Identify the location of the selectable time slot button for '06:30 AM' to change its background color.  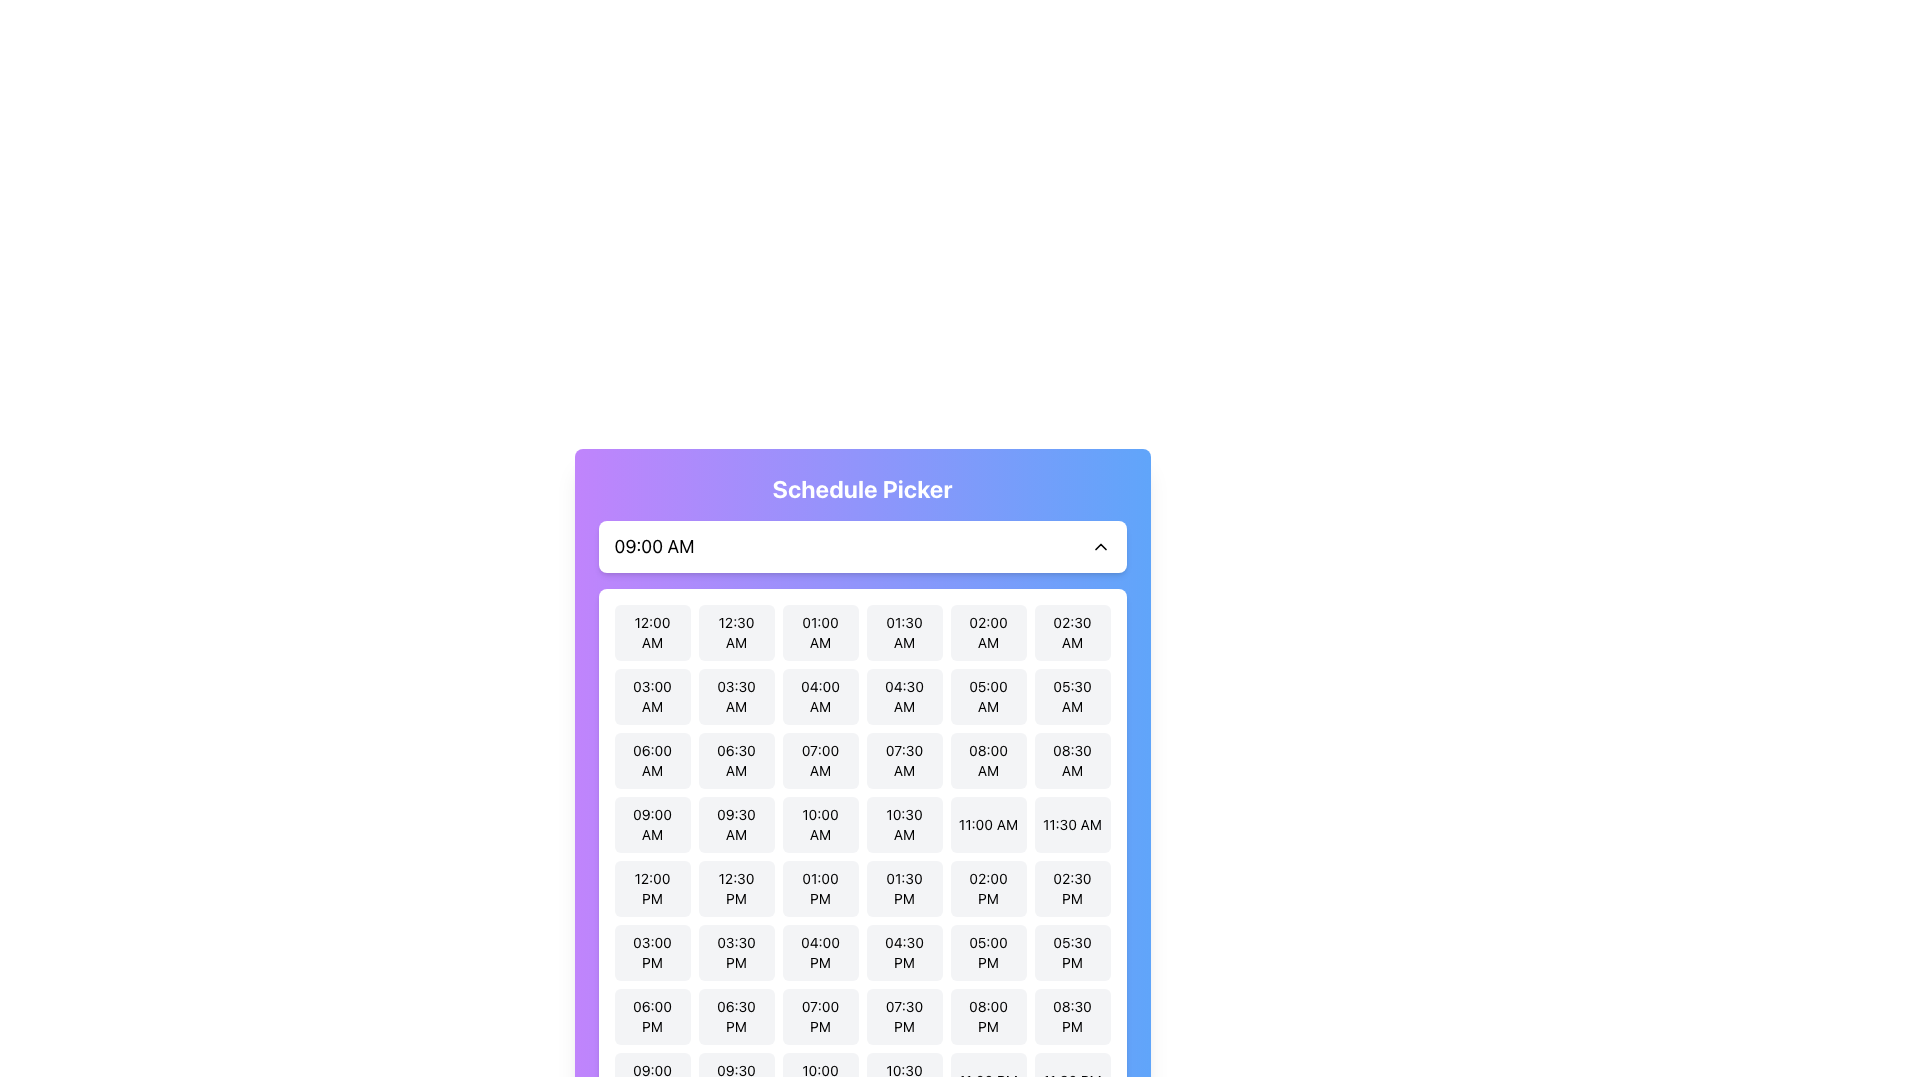
(735, 760).